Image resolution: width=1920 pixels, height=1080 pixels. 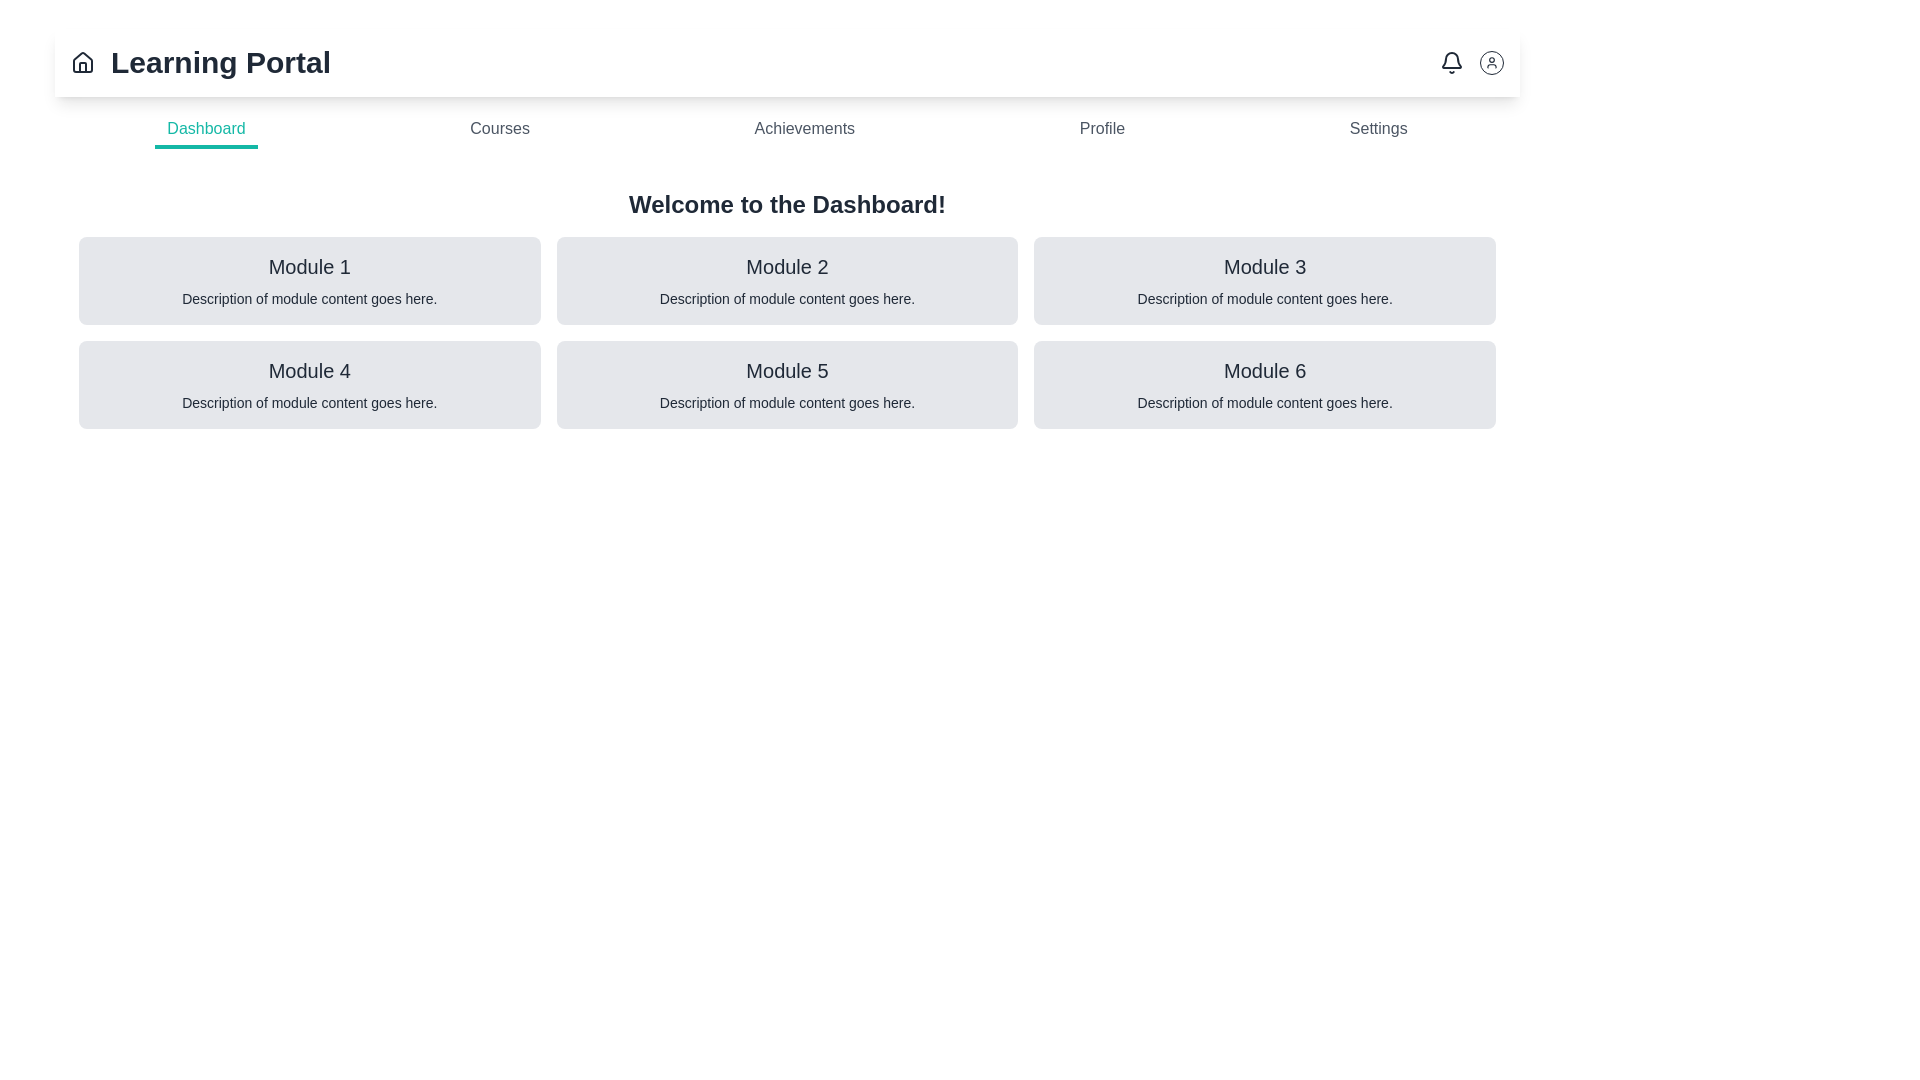 I want to click on the interactive card located at the bottom-right corner of the grid, specifically the third module in the second row, so click(x=1264, y=385).